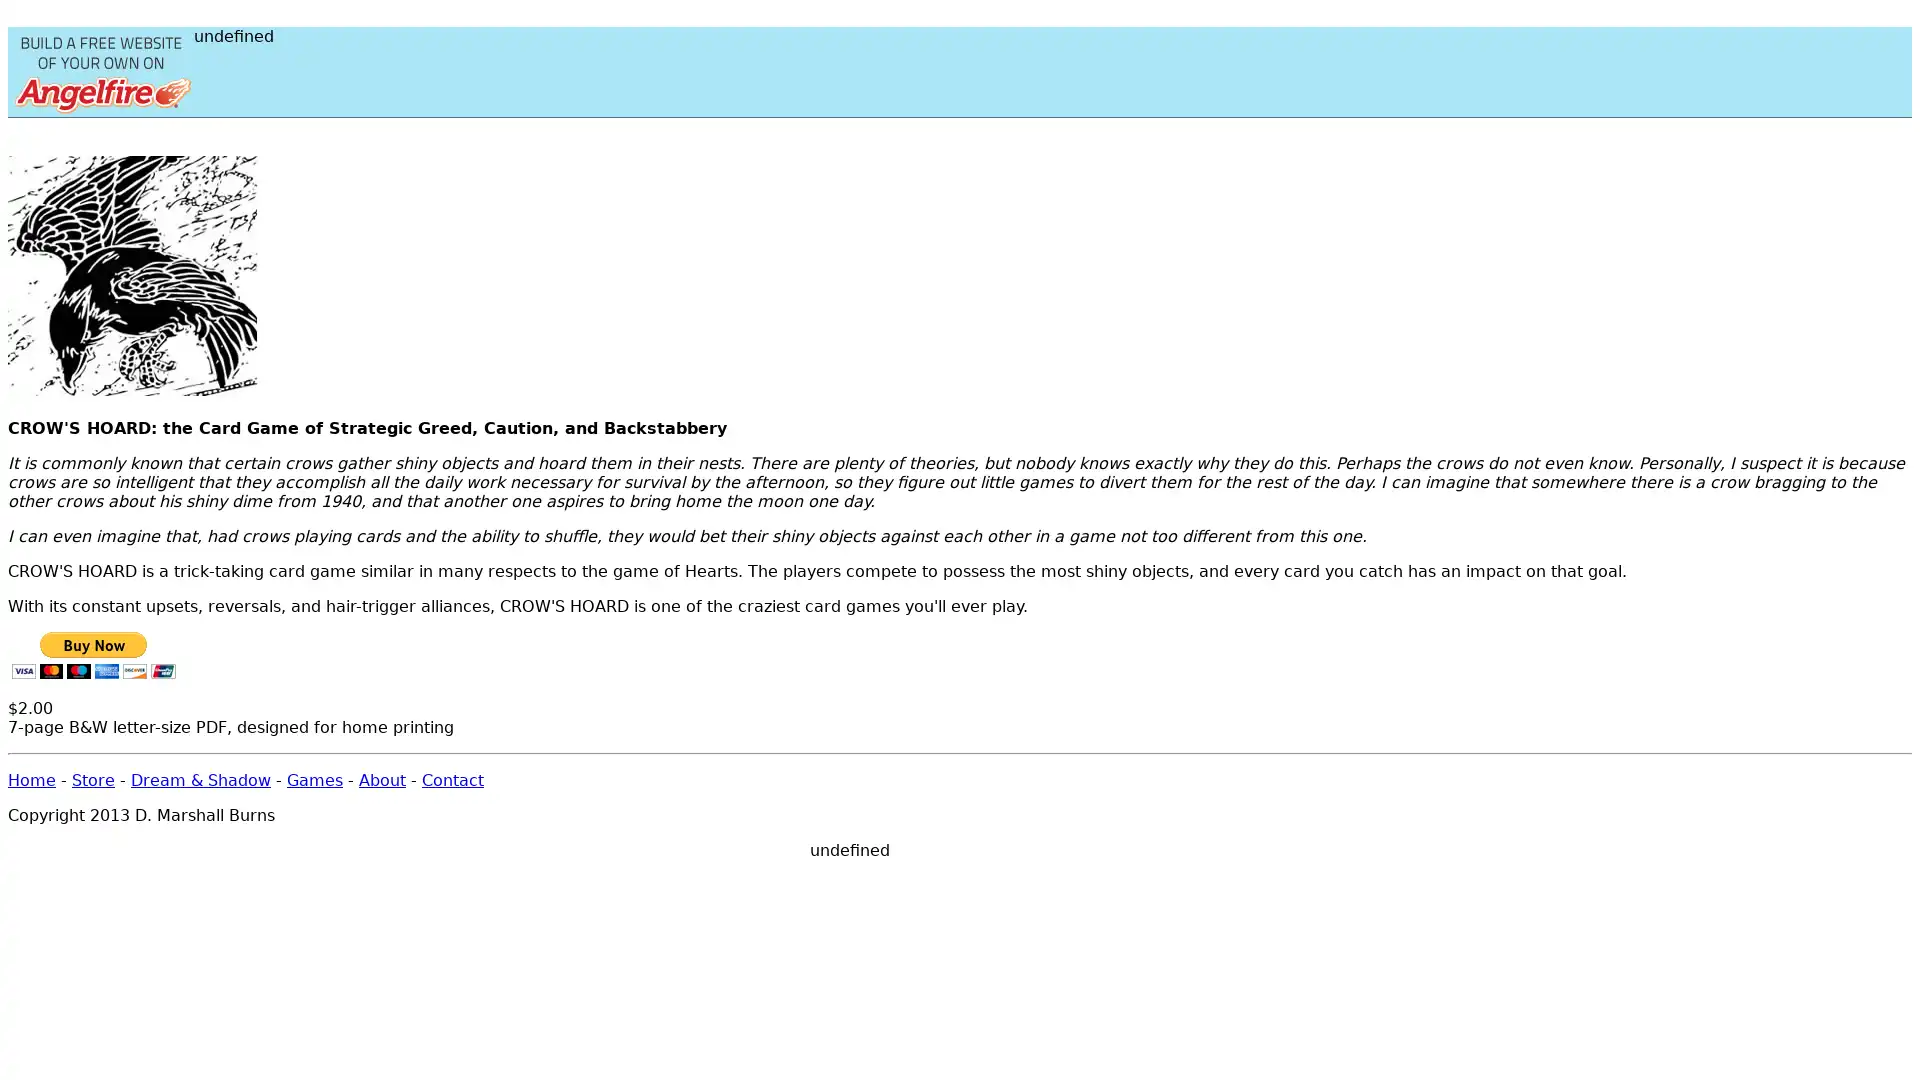 Image resolution: width=1920 pixels, height=1080 pixels. Describe the element at coordinates (92, 655) in the screenshot. I see `PayPal - The safer, easier way to pay online!` at that location.